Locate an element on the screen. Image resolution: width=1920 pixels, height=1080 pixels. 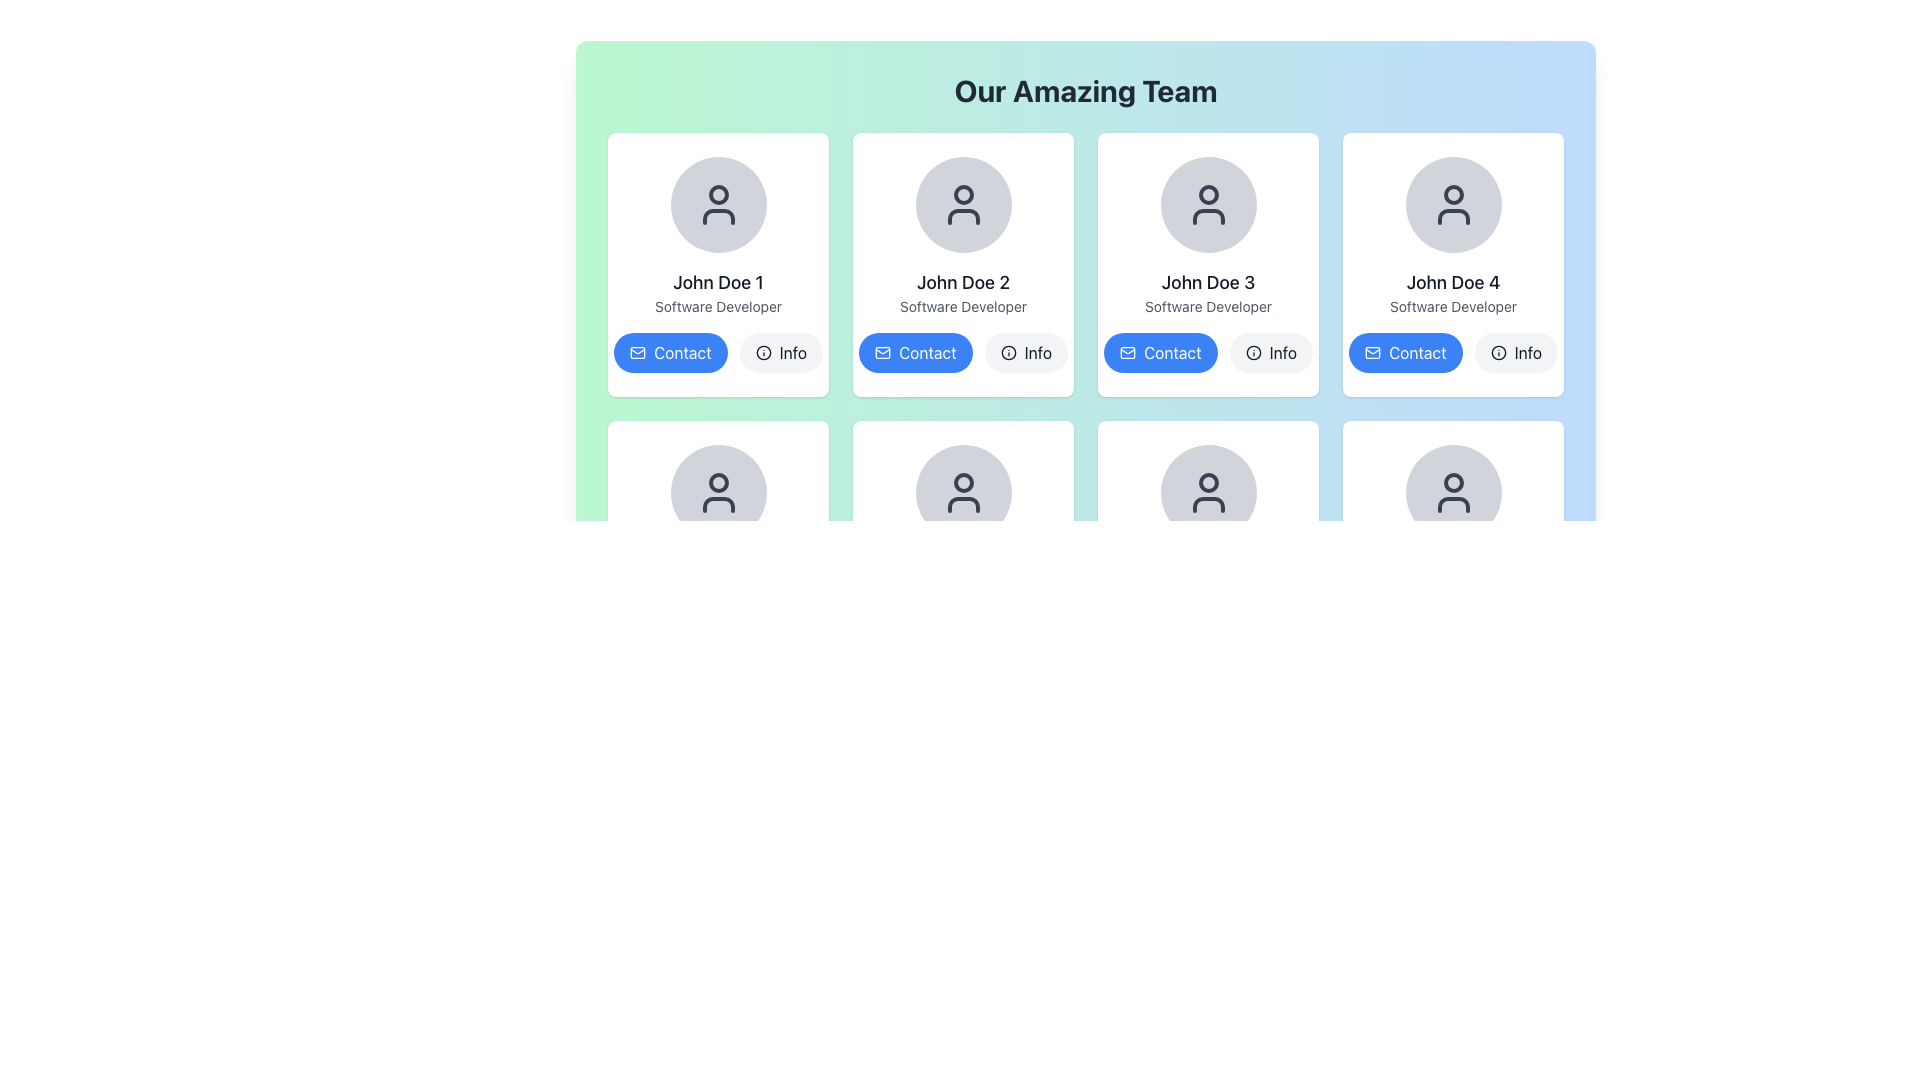
the information button located at the bottom right corner of the profile card for 'John Doe 4' is located at coordinates (1516, 352).